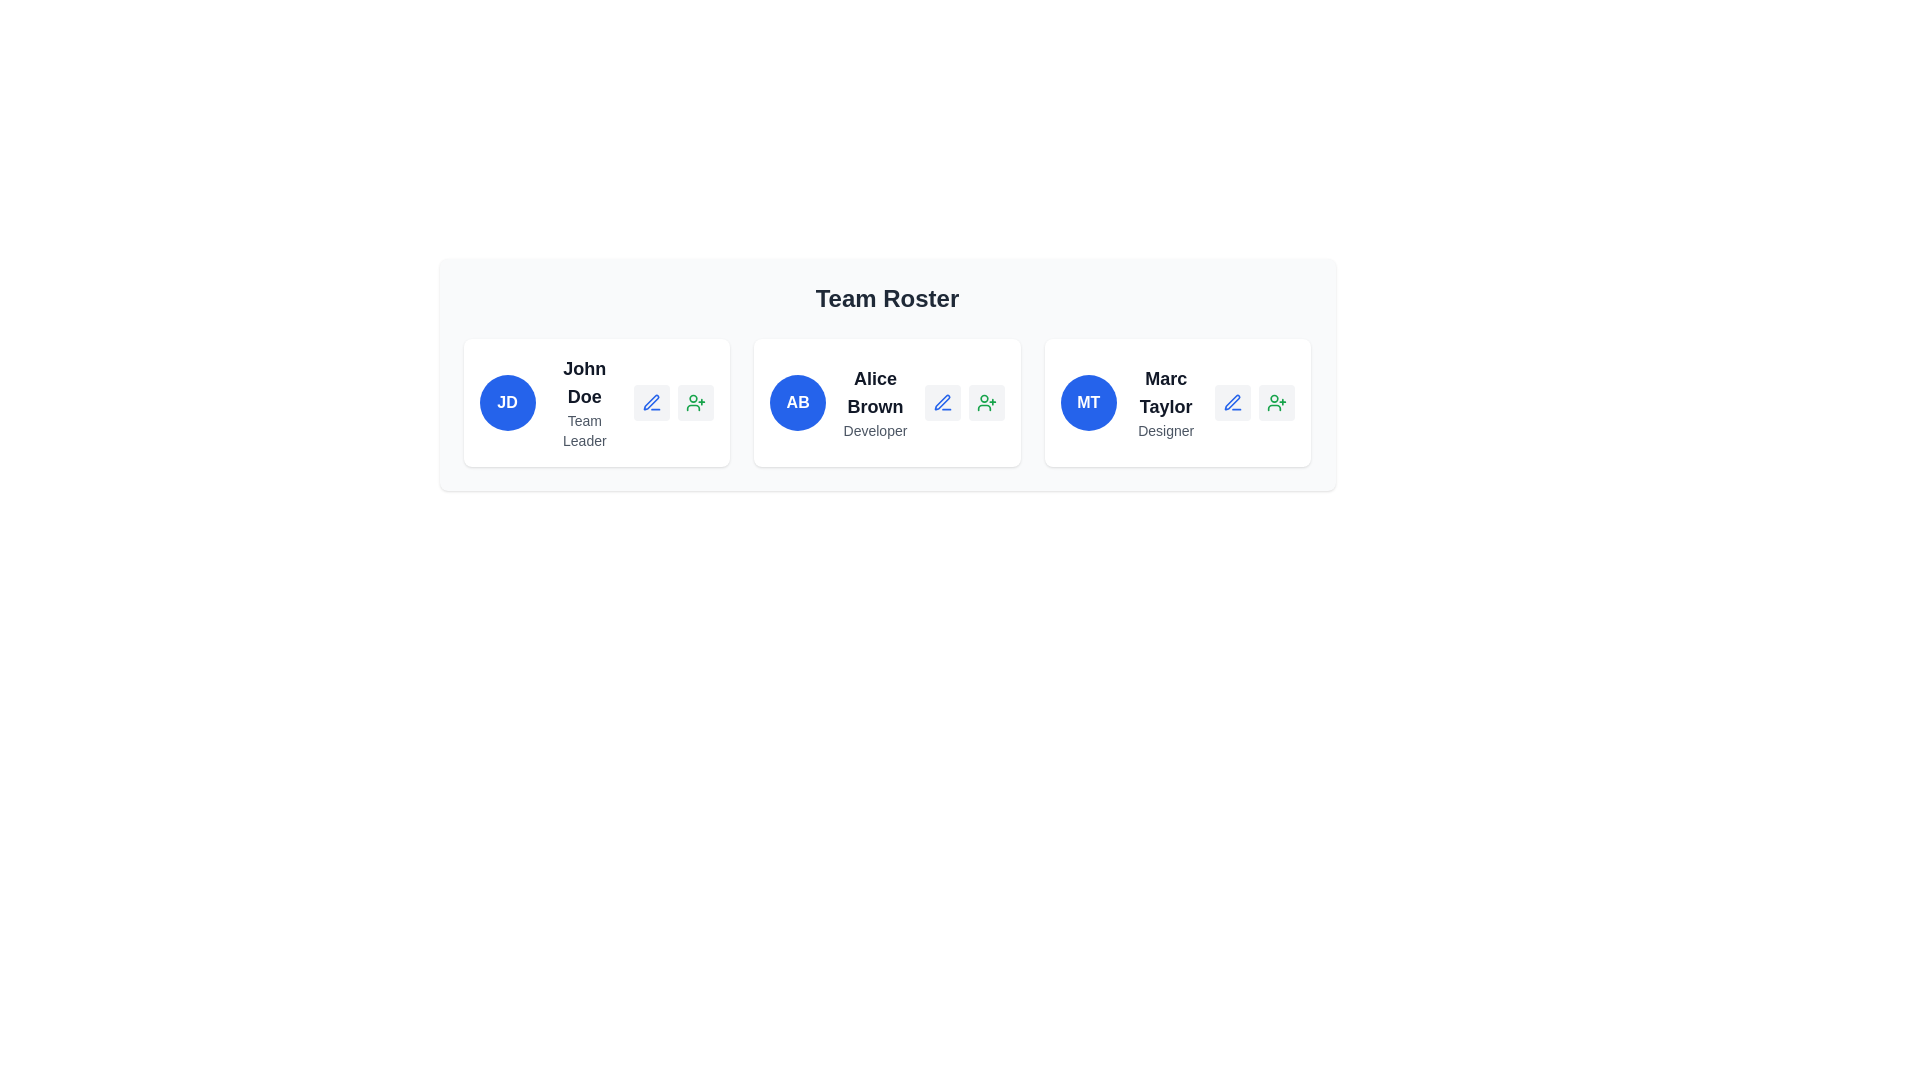  What do you see at coordinates (875, 393) in the screenshot?
I see `the bold text displaying the individual's name in the 'Team Roster' section, located above the 'Developer' text and below the circular blue icon labeled 'AB' to interact with associated functionalities` at bounding box center [875, 393].